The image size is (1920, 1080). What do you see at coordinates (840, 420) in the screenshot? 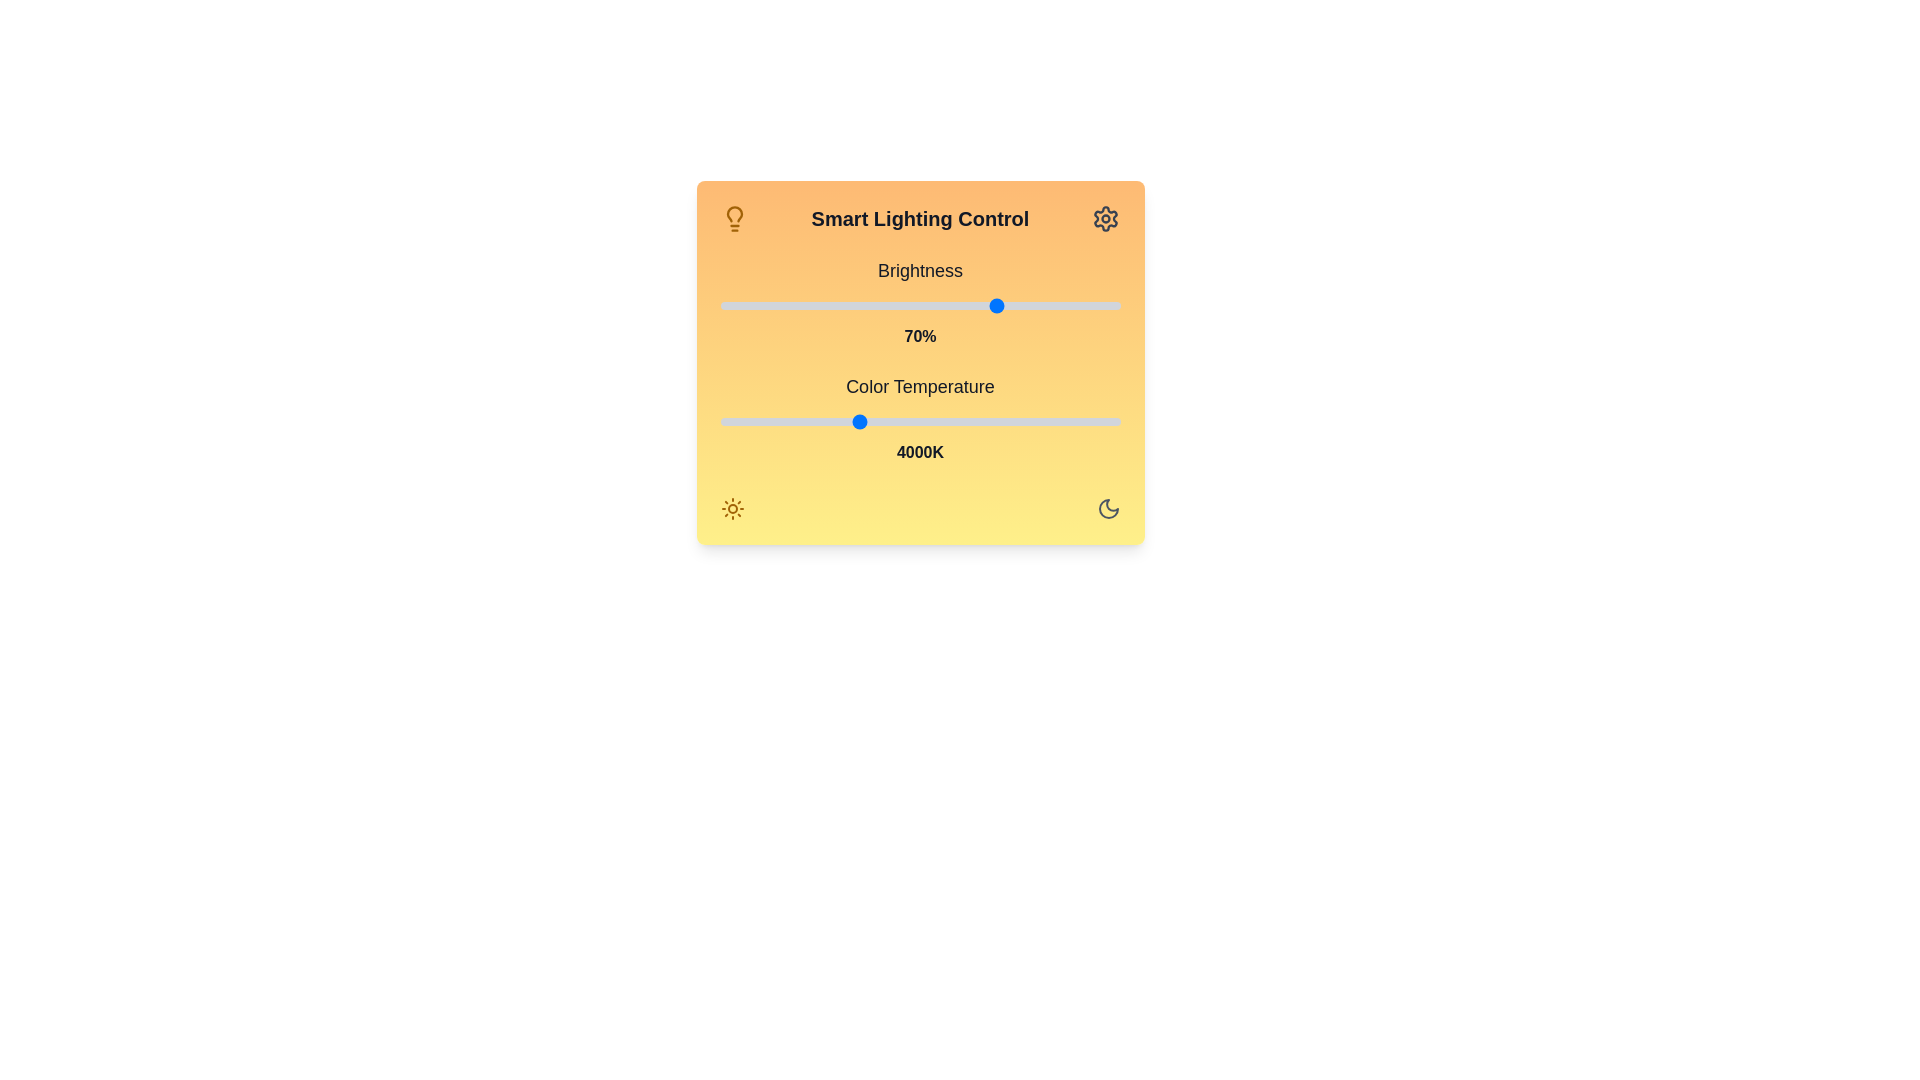
I see `the color temperature slider to set the color temperature to 3835 Kelvin` at bounding box center [840, 420].